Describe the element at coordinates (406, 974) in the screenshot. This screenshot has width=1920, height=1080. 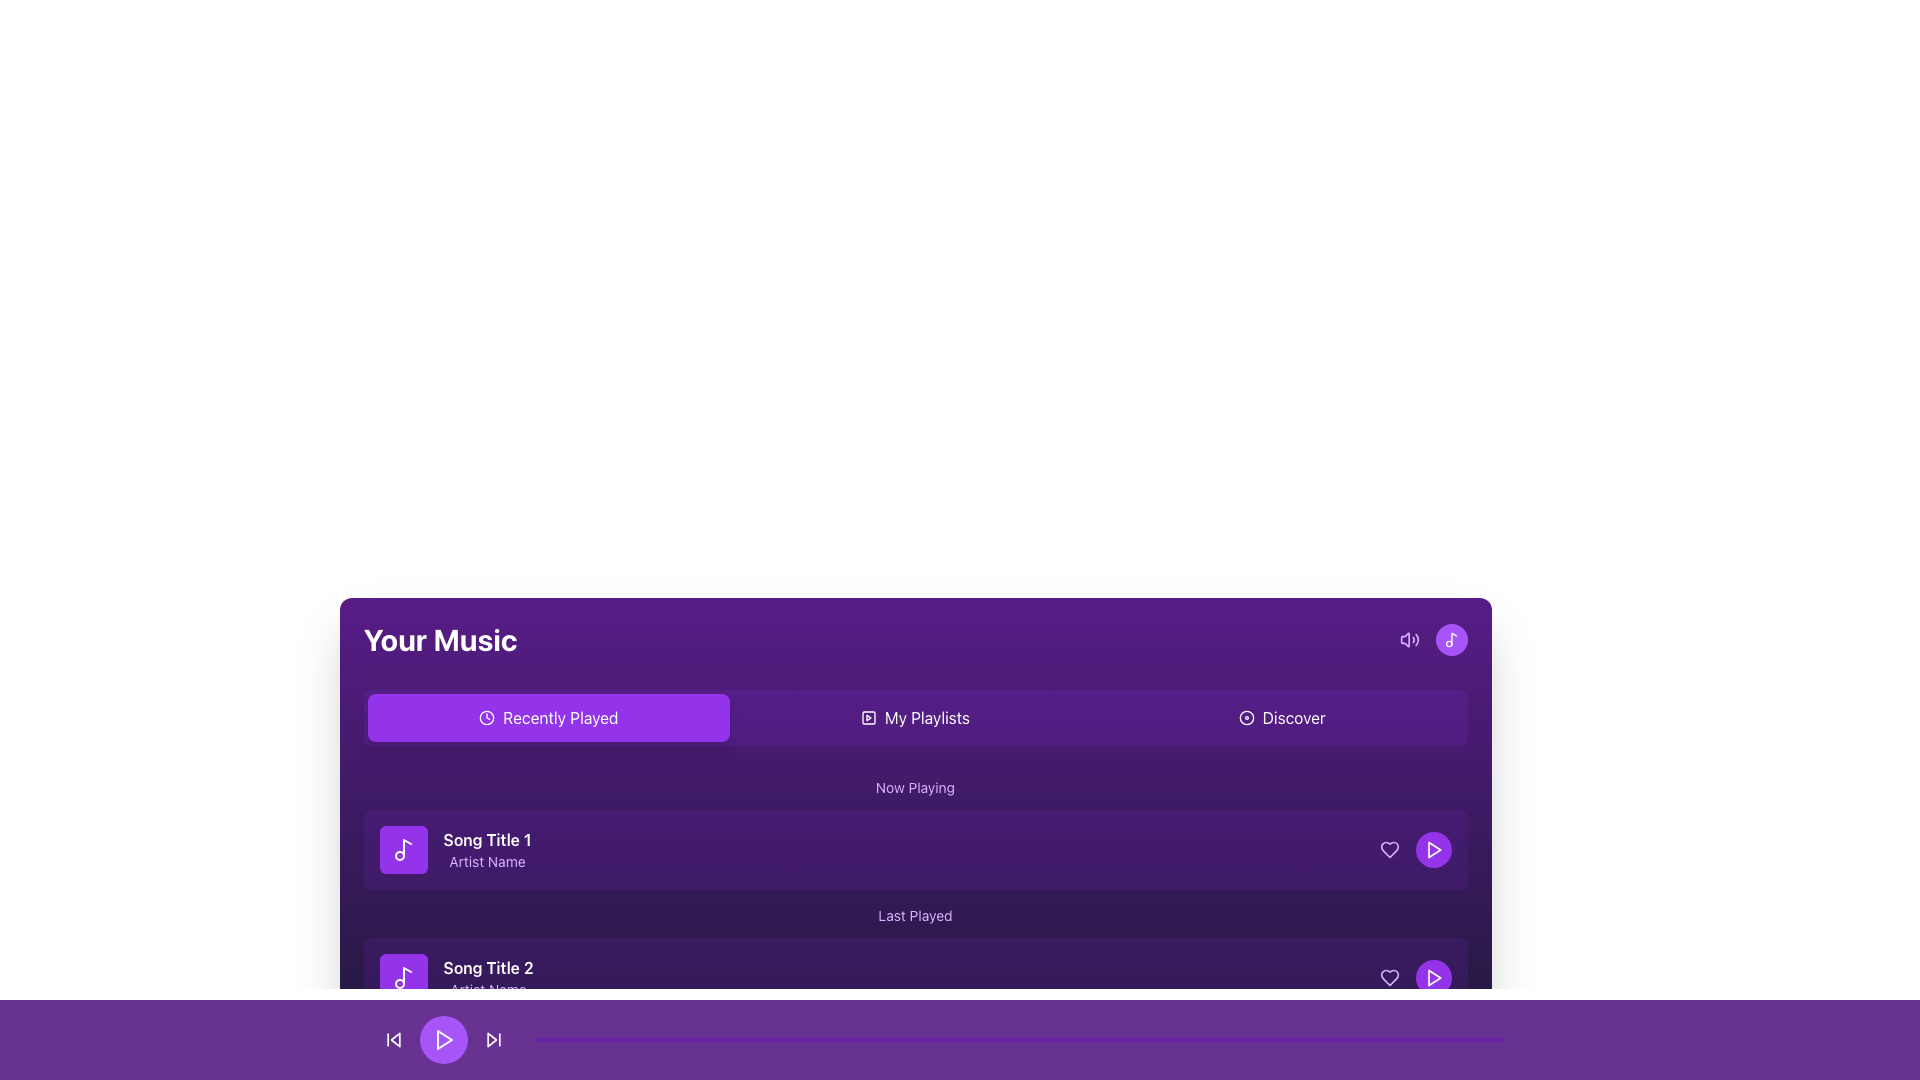
I see `the thin vertical line of the music note icon associated with 'Song Title 2', which is part of the 'Your Music' section` at that location.